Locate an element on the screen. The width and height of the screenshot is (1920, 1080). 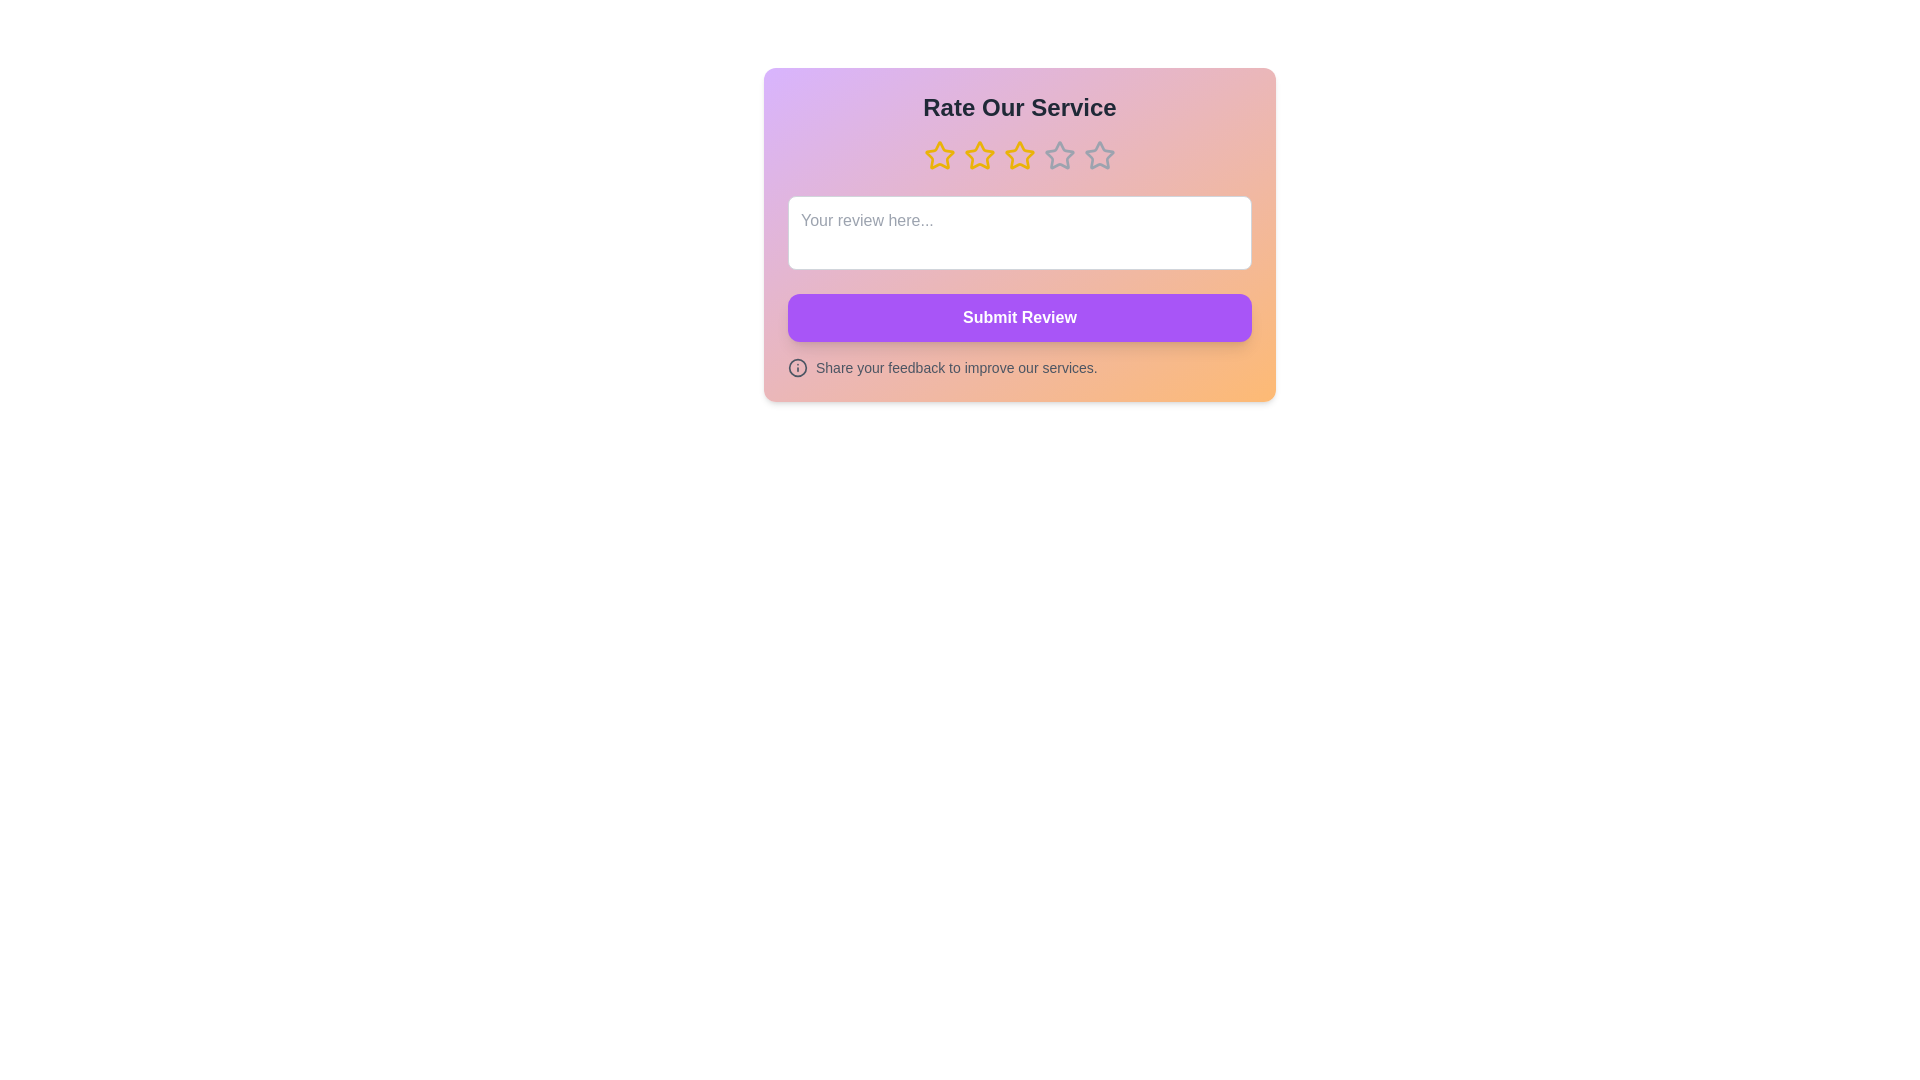
the fourth star in the five-star rating system for interaction is located at coordinates (1059, 154).